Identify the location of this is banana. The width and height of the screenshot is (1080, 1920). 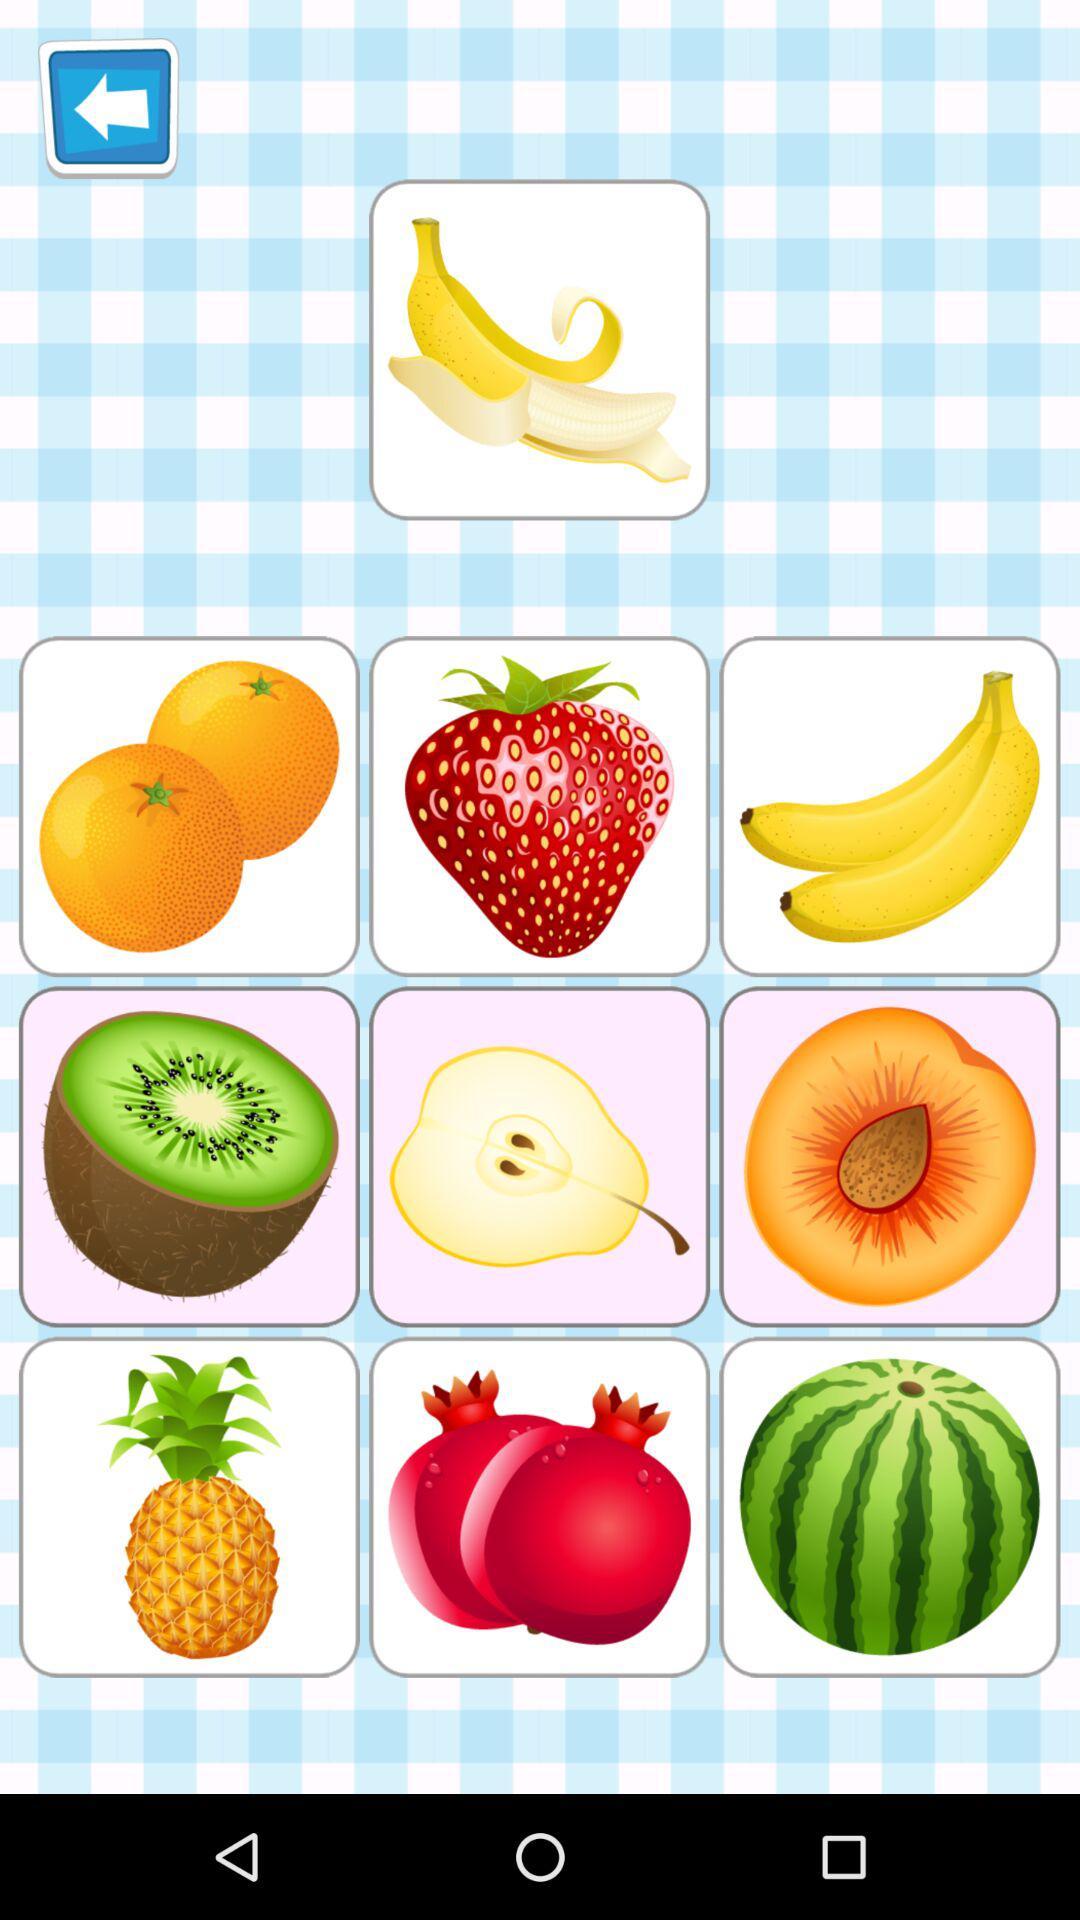
(538, 349).